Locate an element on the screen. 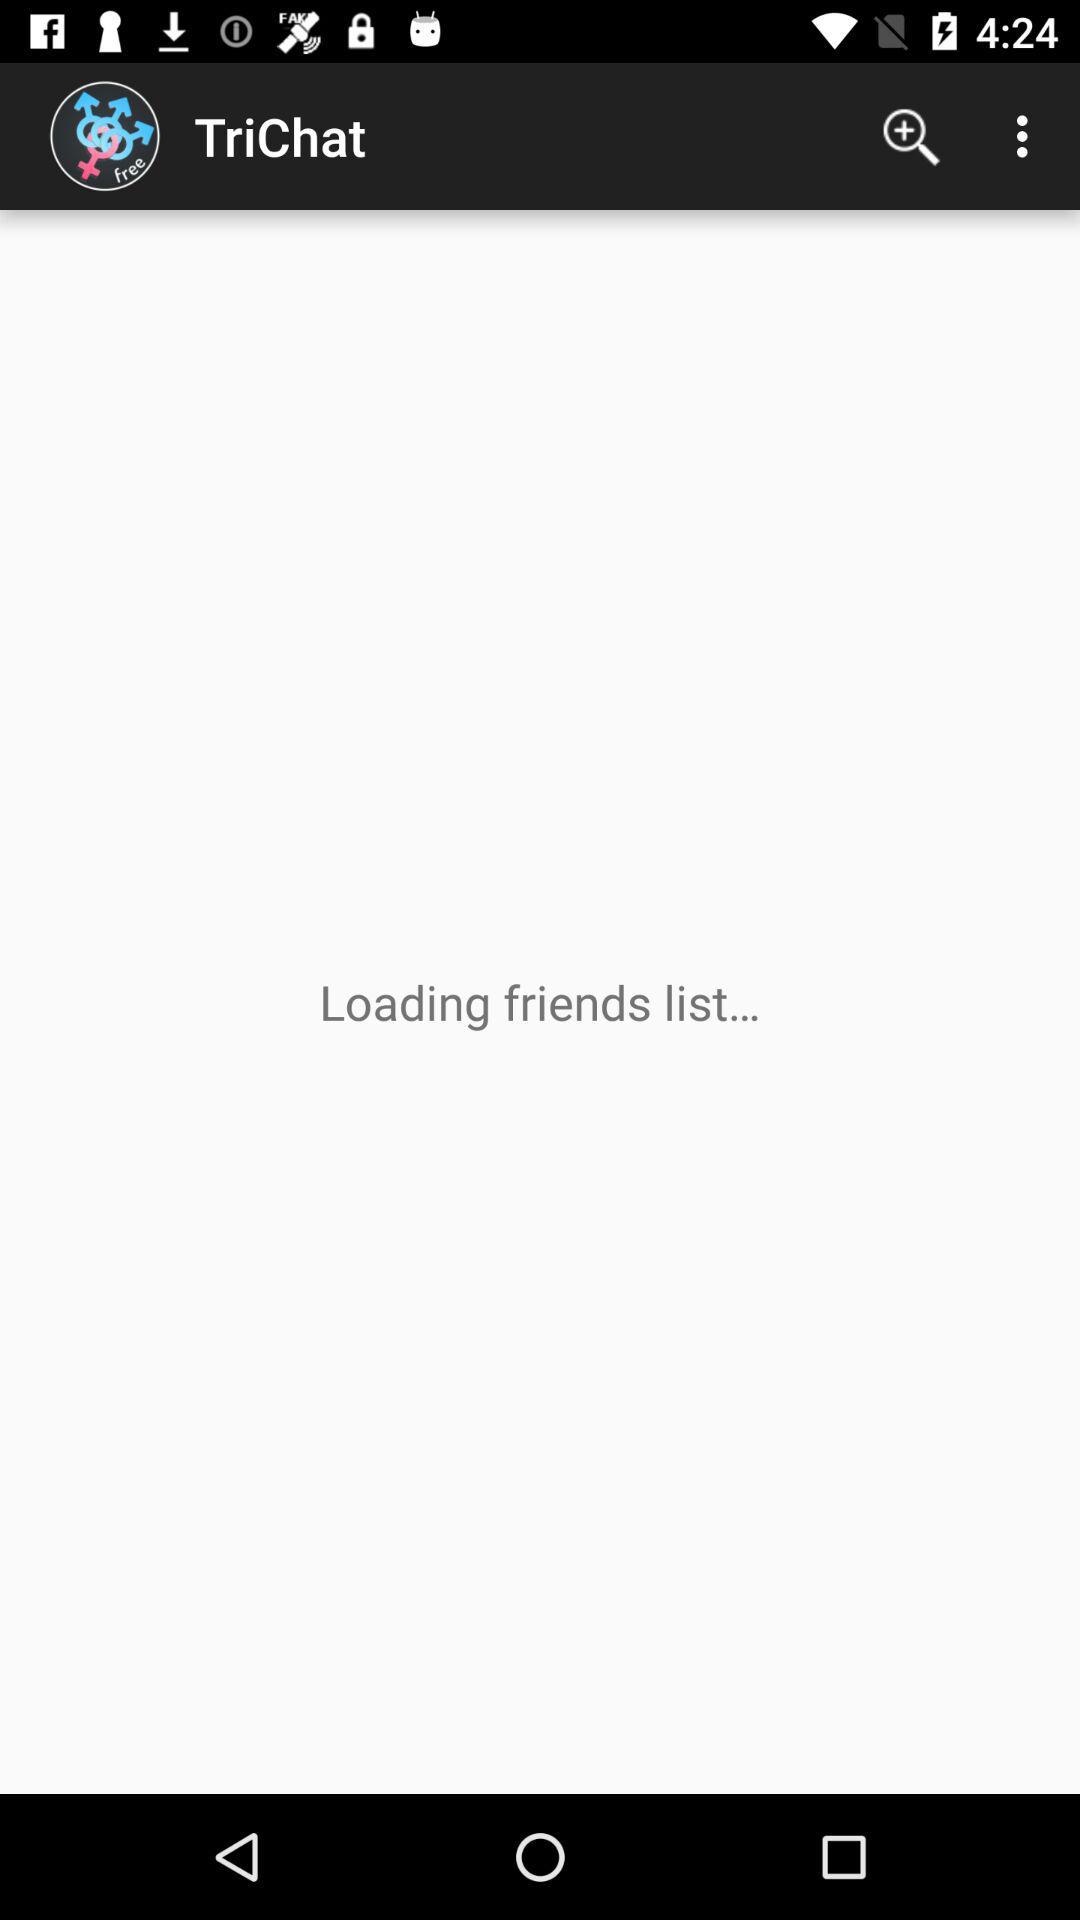  icon next to the trichat is located at coordinates (911, 135).